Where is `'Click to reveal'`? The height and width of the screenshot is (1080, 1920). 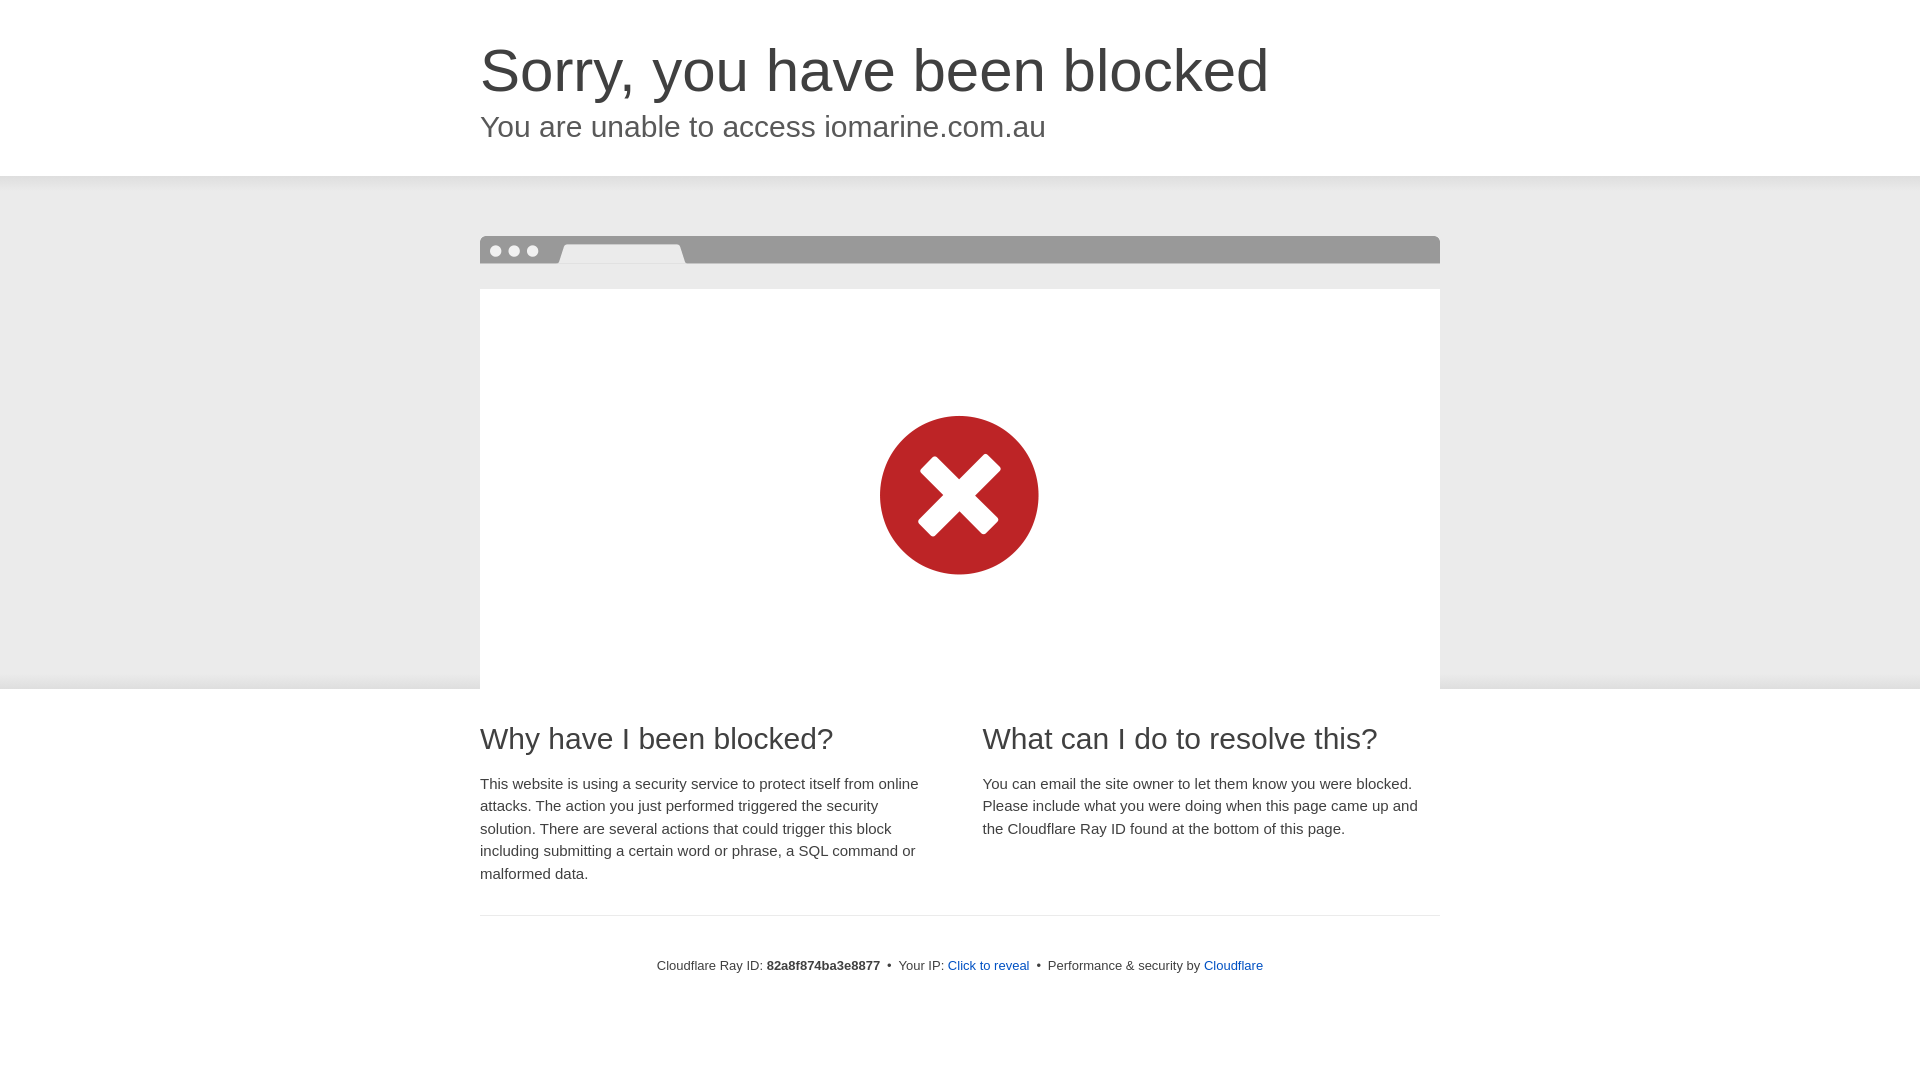
'Click to reveal' is located at coordinates (988, 964).